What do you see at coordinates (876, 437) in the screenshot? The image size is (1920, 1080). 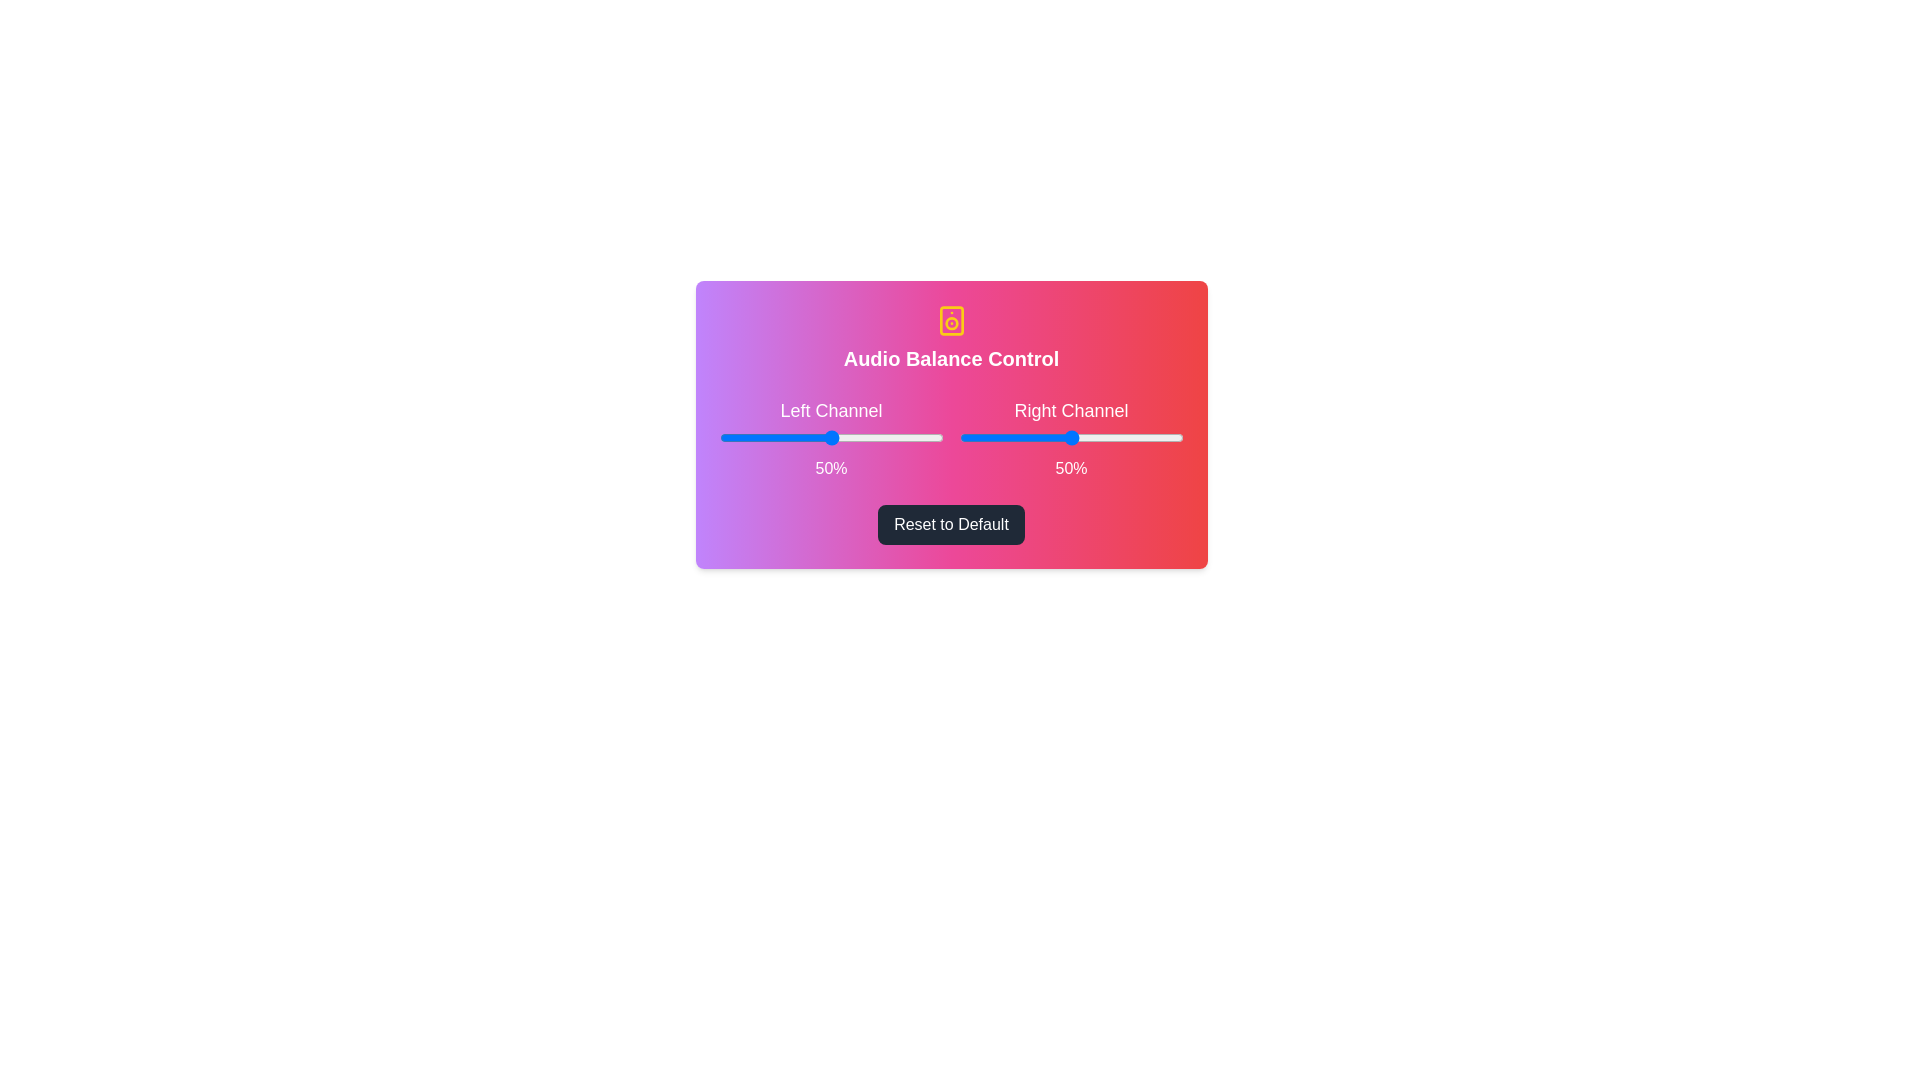 I see `the left slider to 70%` at bounding box center [876, 437].